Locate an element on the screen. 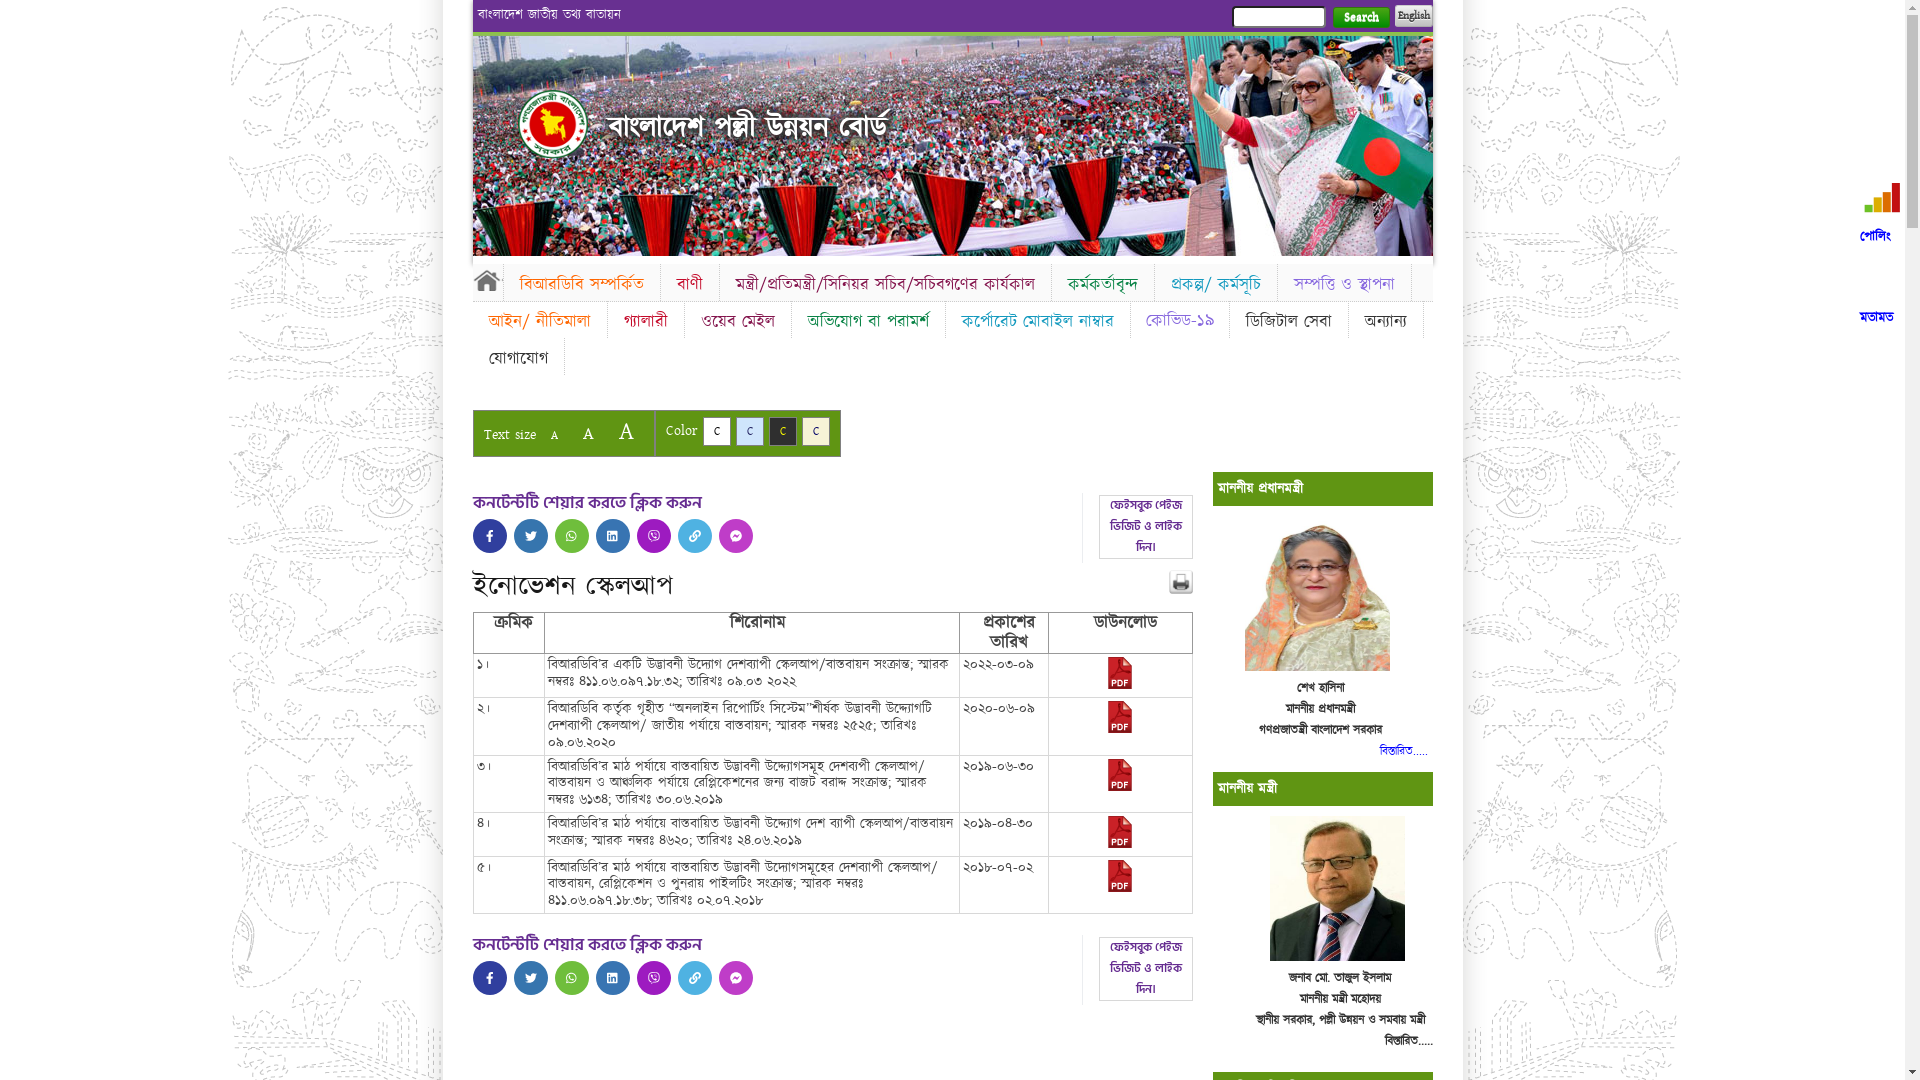  'C' is located at coordinates (801, 430).